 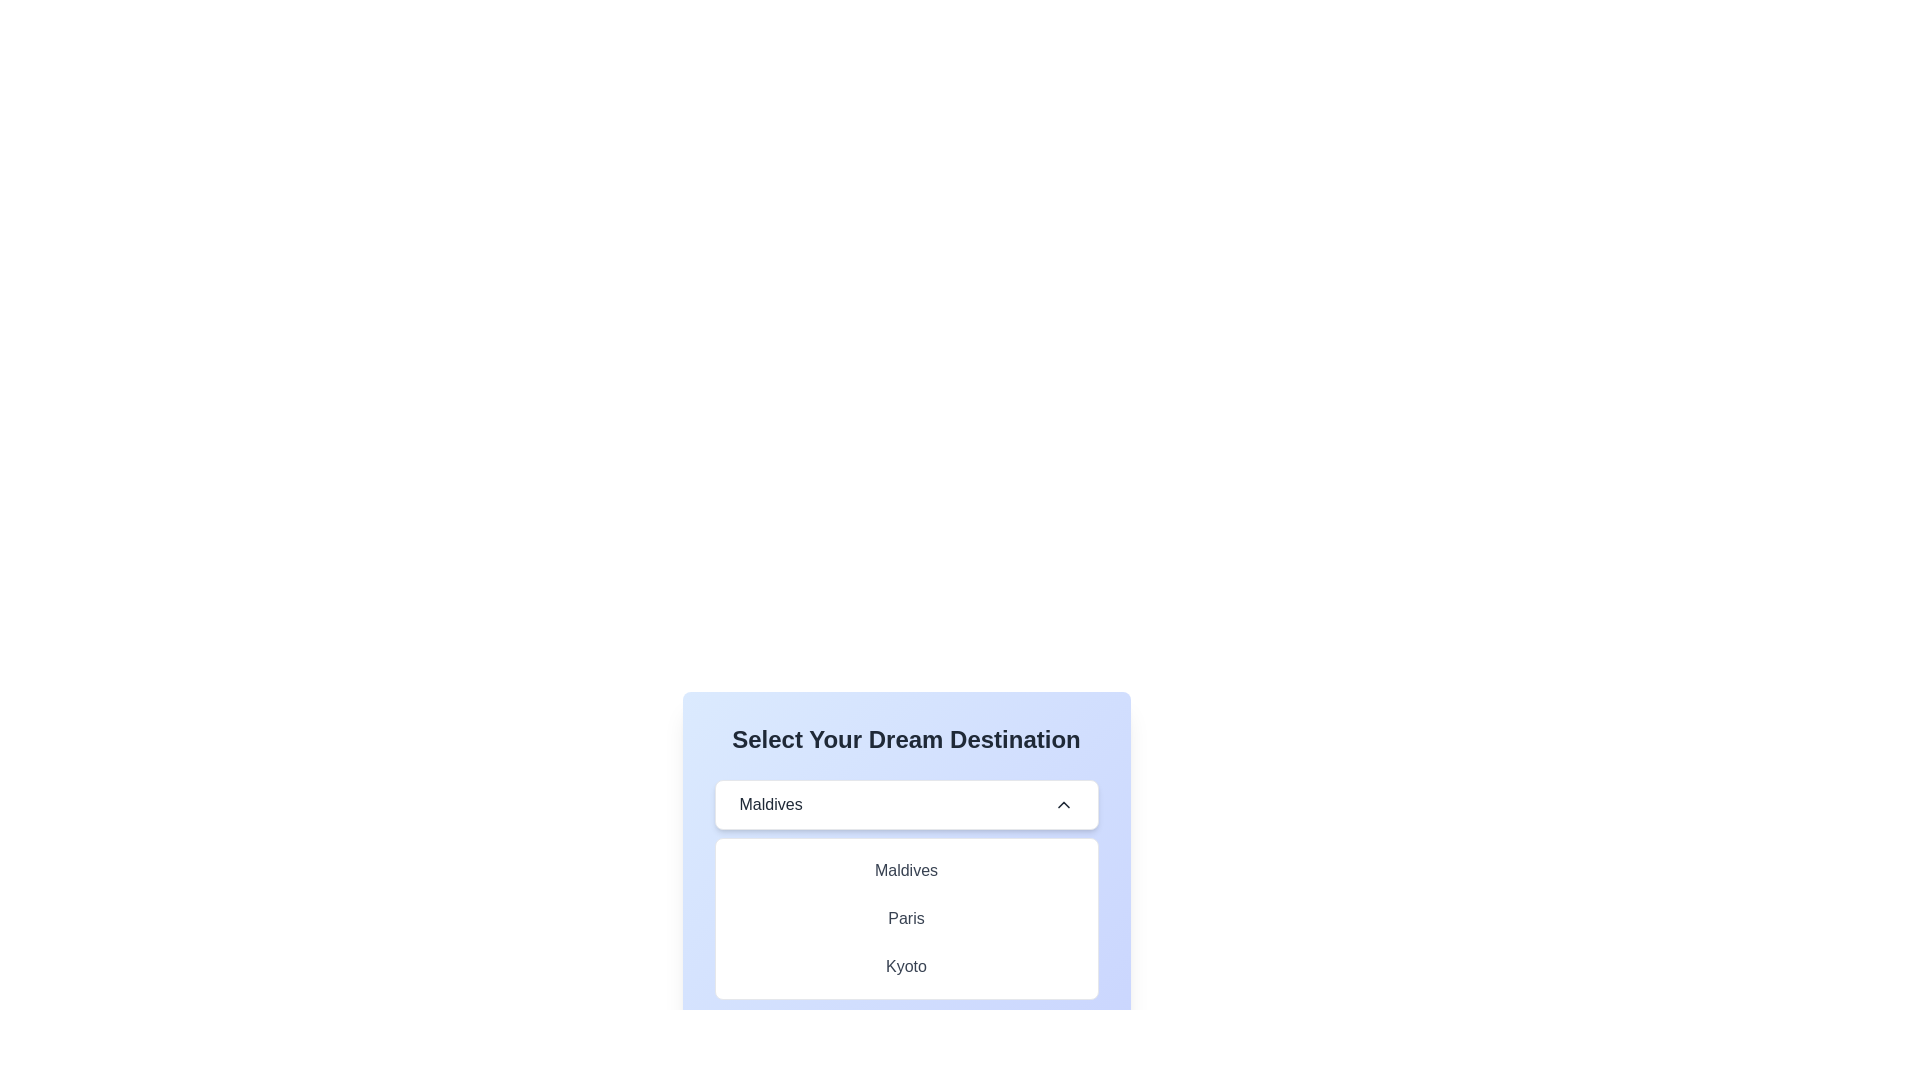 What do you see at coordinates (770, 804) in the screenshot?
I see `the text label that displays the name of the selected item in the dropdown menu, positioned below the 'Select Your Dream Destination' label` at bounding box center [770, 804].